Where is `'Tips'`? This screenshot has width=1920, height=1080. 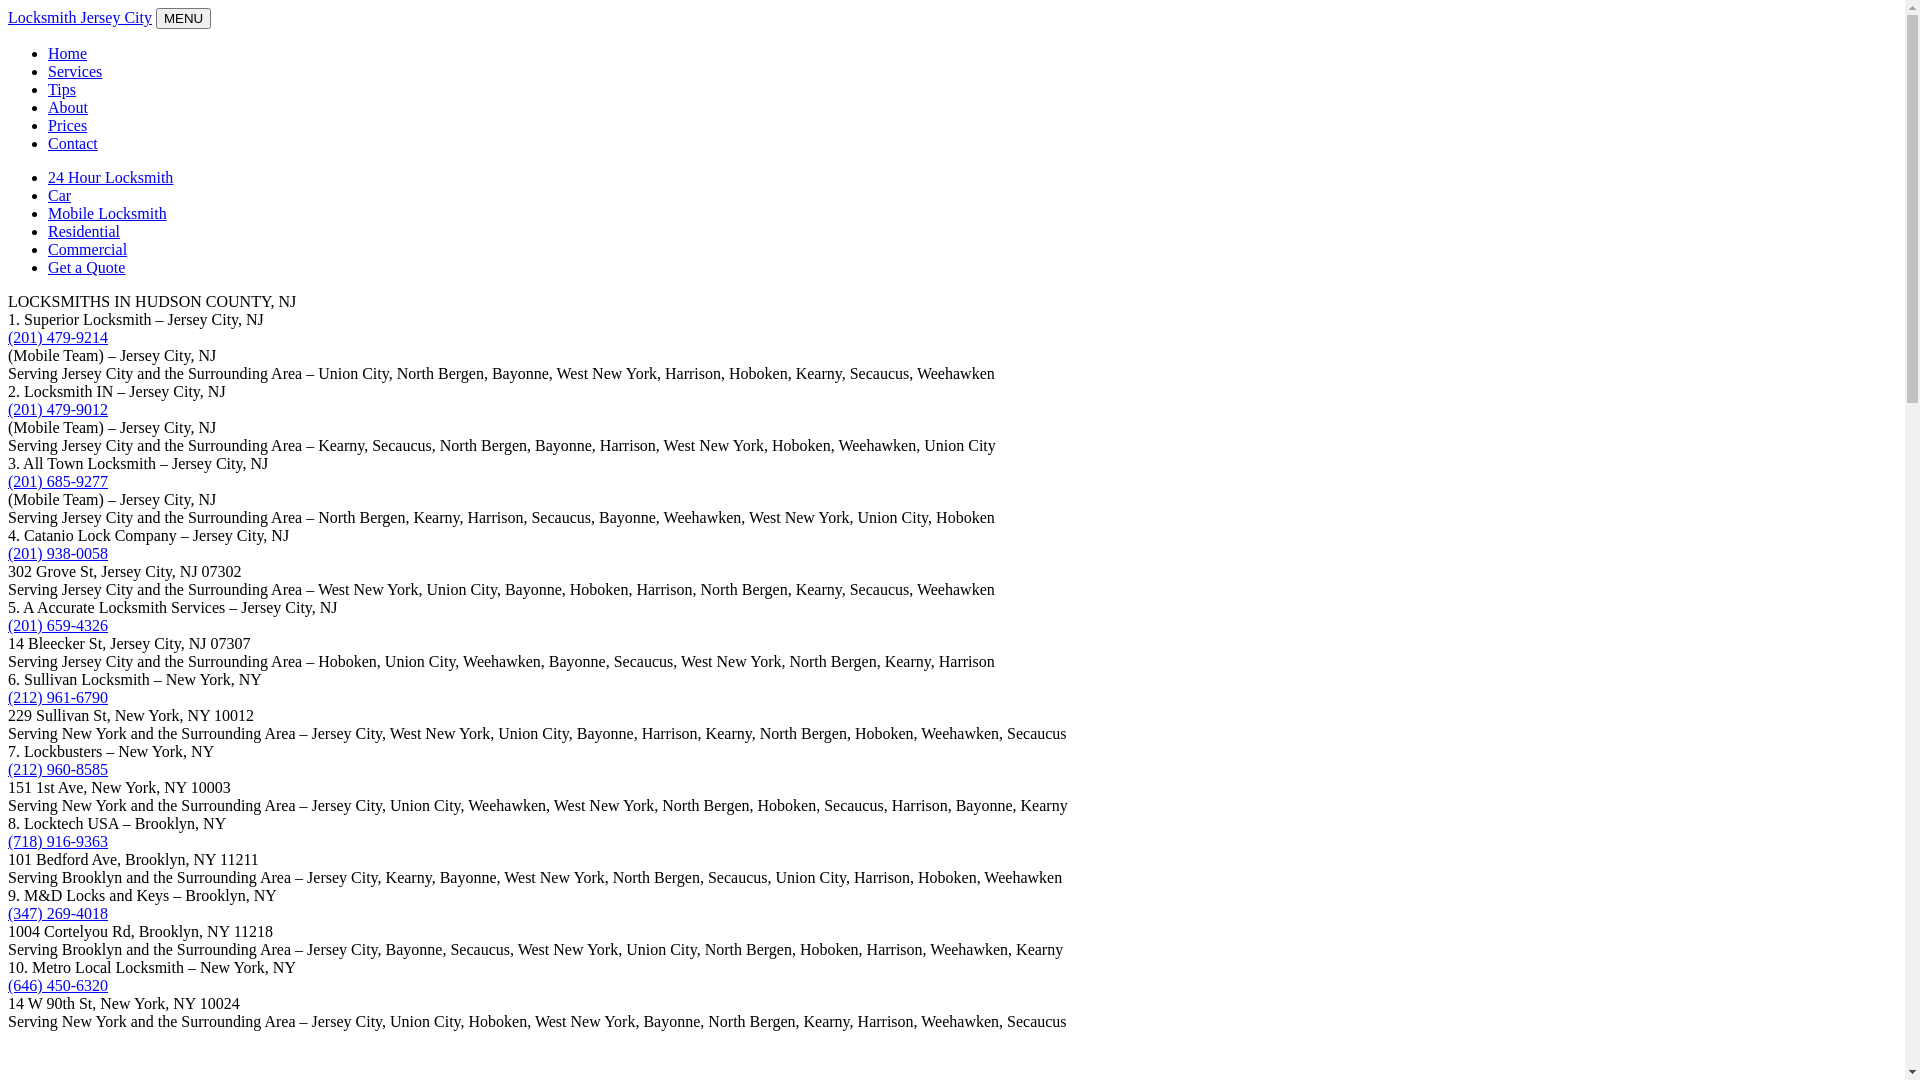 'Tips' is located at coordinates (48, 88).